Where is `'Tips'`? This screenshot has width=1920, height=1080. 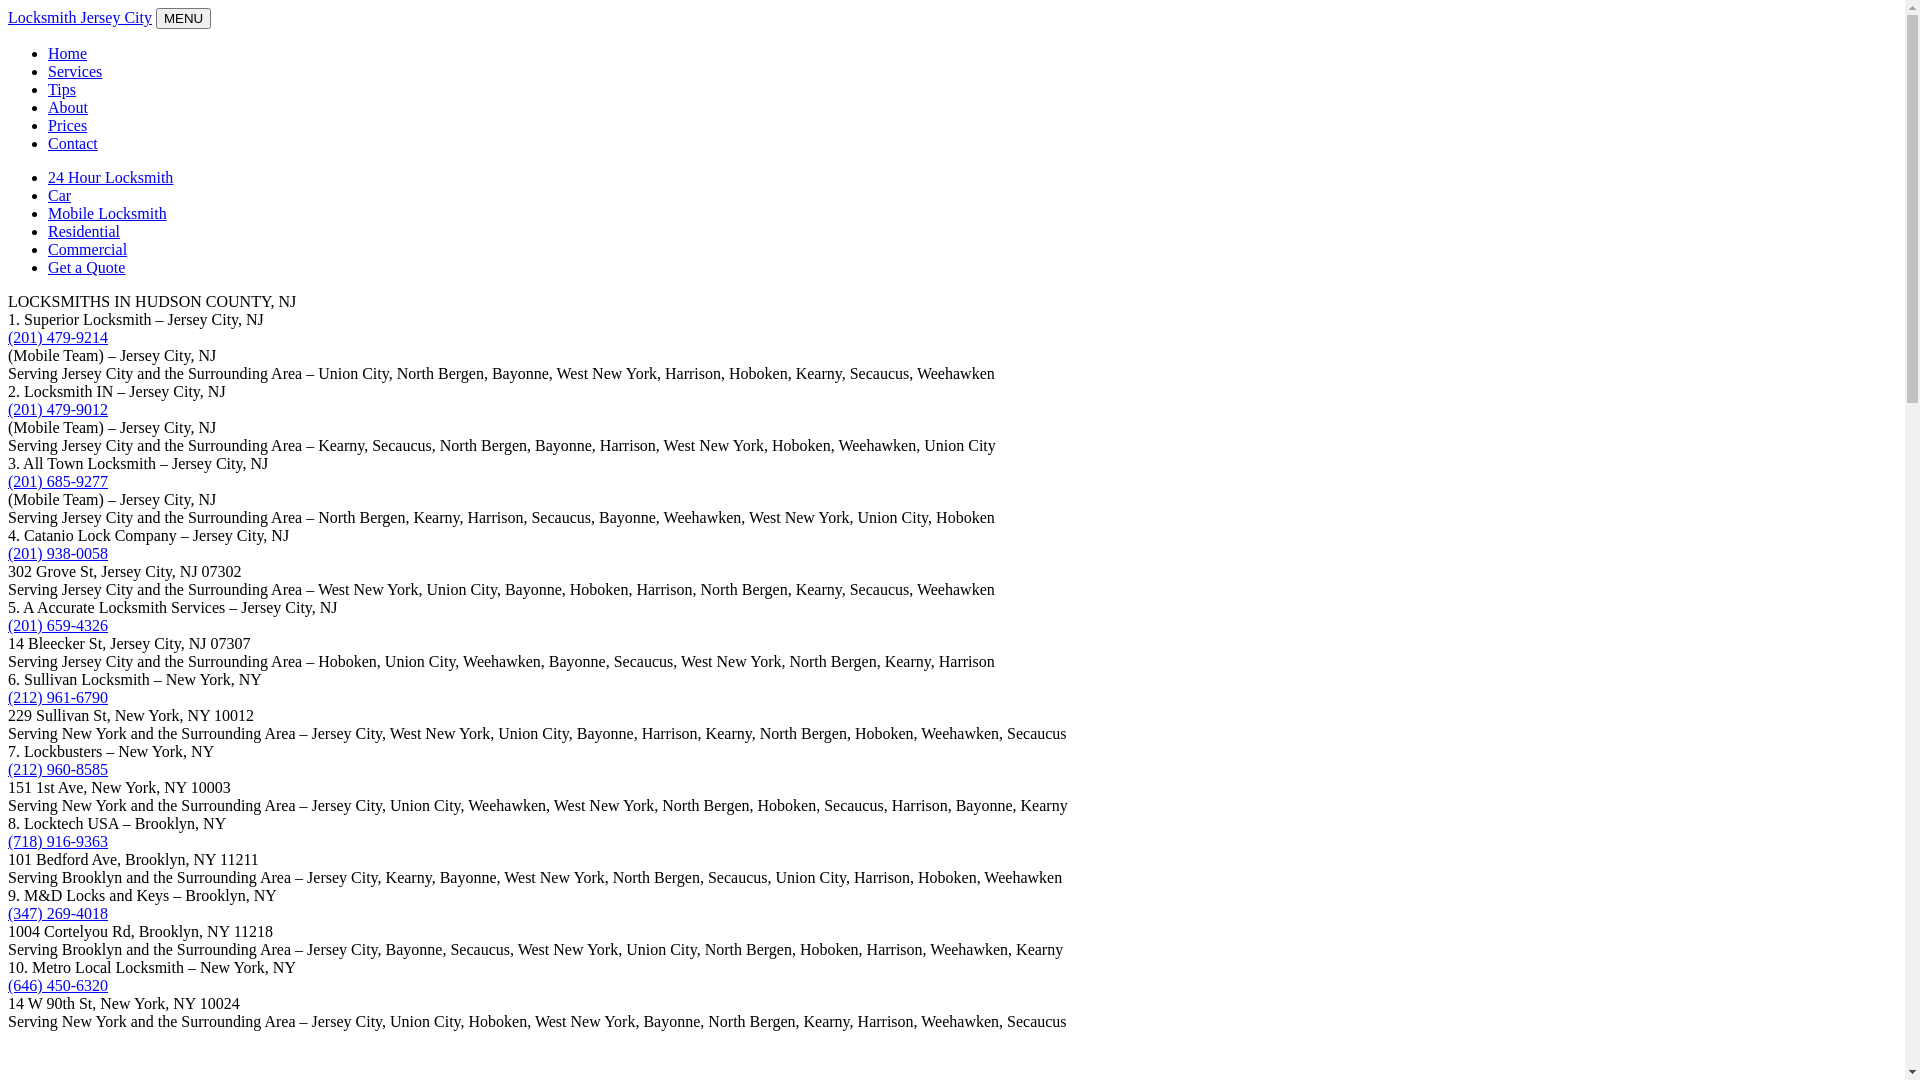 'Tips' is located at coordinates (48, 88).